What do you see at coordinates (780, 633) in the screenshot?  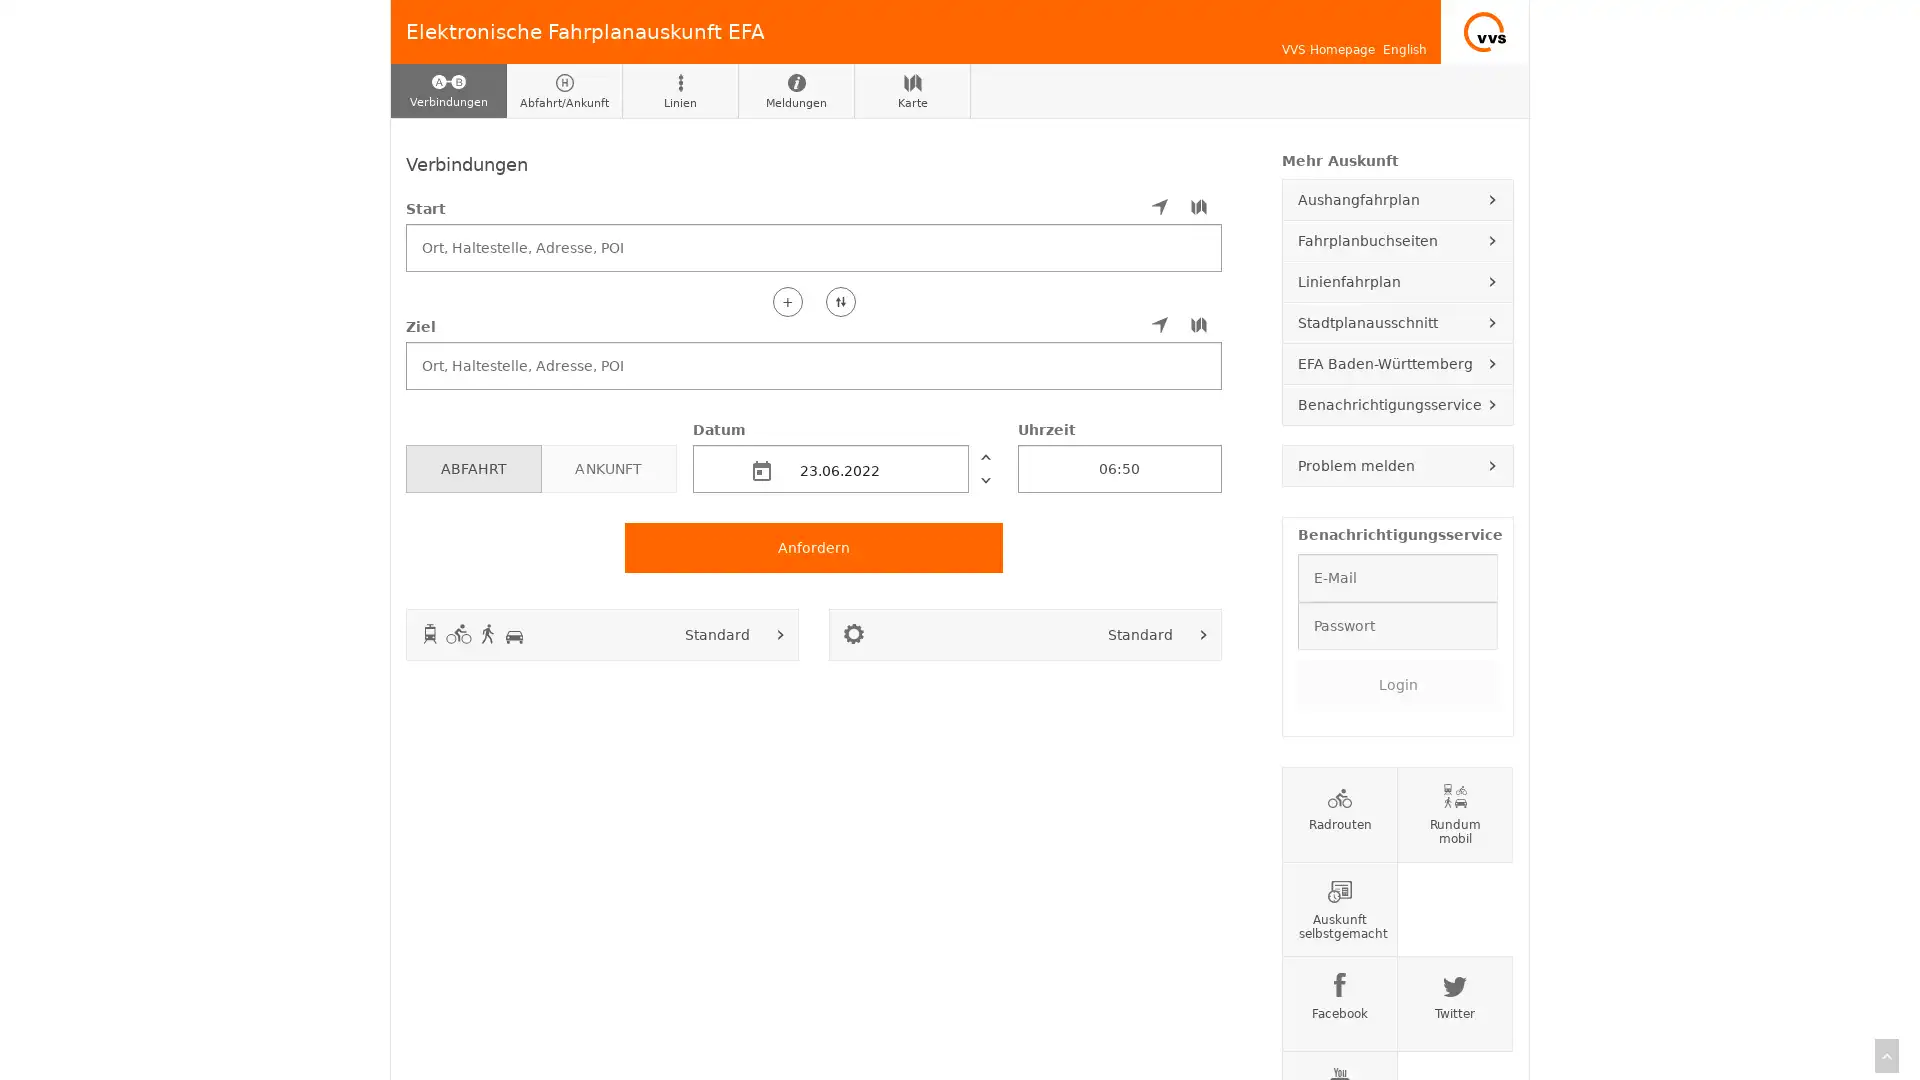 I see `Verkehrsmittel auswahlen` at bounding box center [780, 633].